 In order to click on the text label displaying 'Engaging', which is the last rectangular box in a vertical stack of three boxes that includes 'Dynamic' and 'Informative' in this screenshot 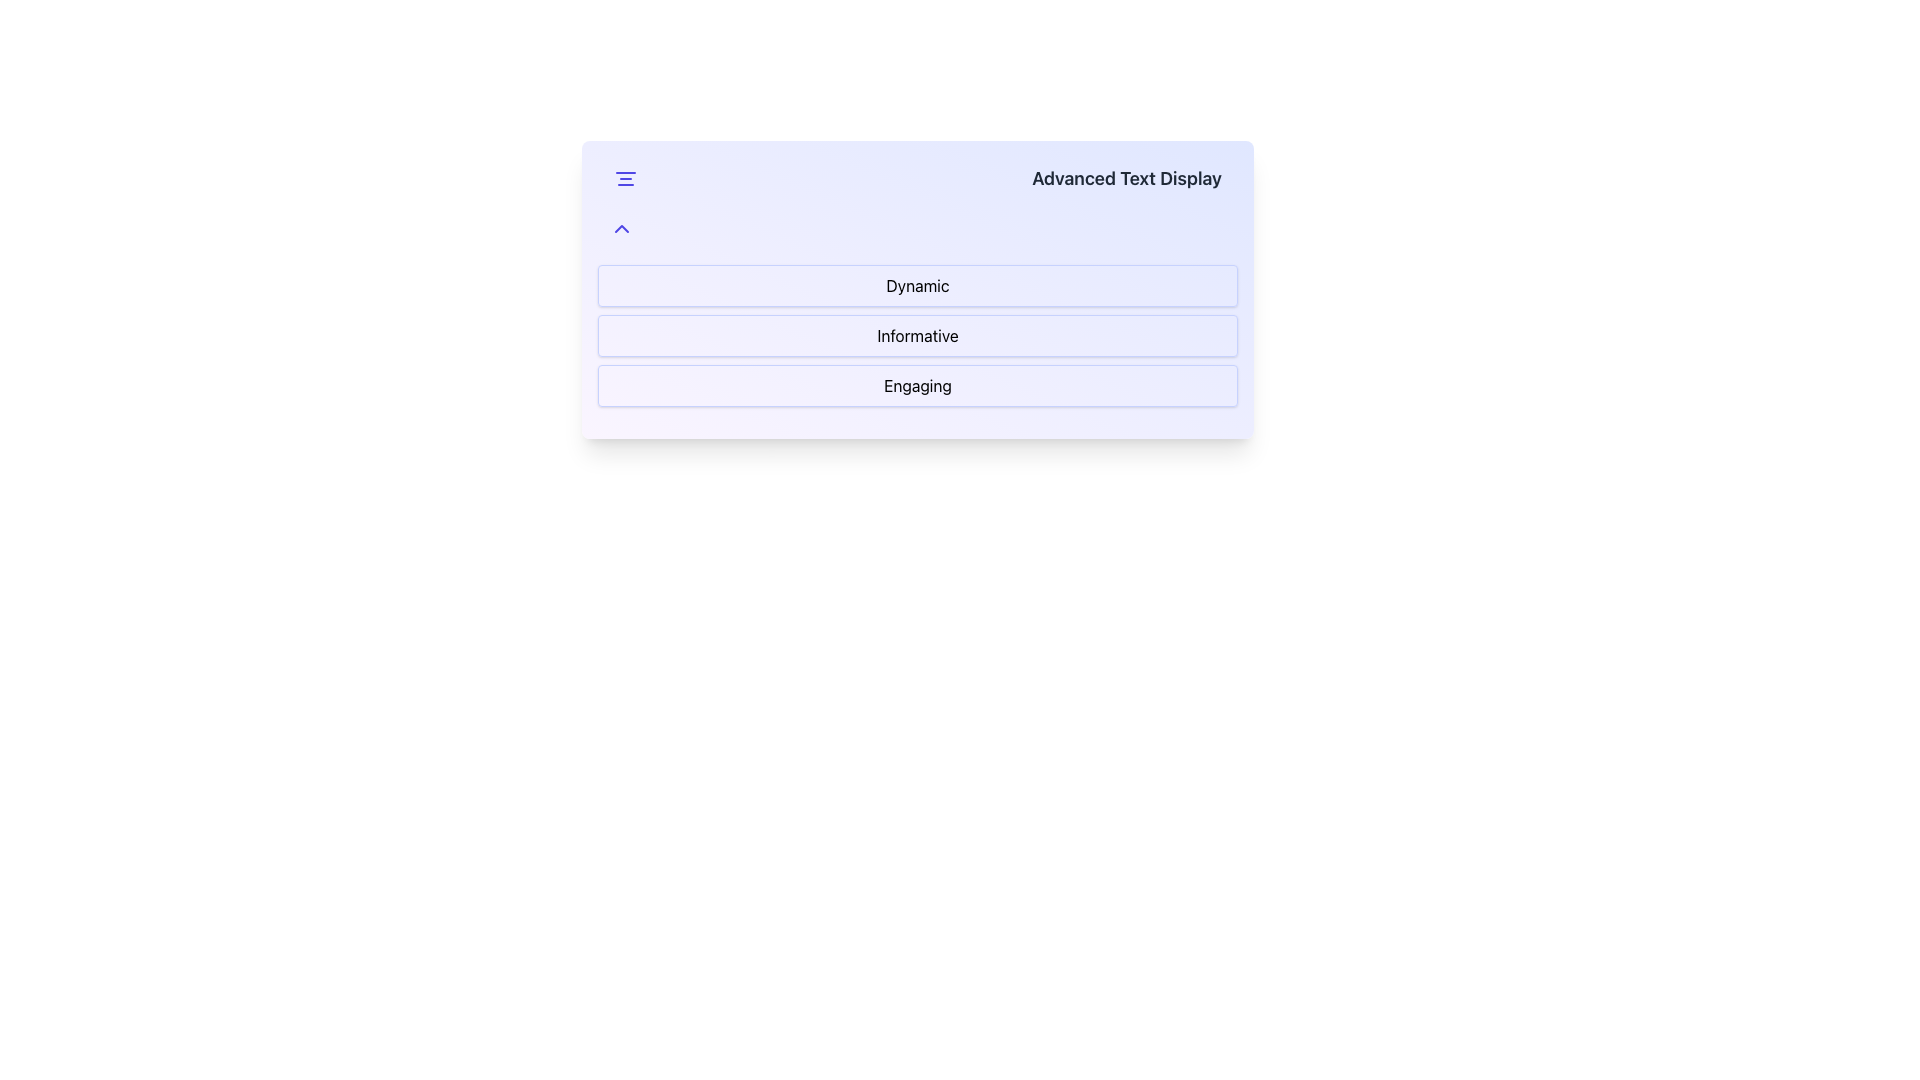, I will do `click(916, 385)`.